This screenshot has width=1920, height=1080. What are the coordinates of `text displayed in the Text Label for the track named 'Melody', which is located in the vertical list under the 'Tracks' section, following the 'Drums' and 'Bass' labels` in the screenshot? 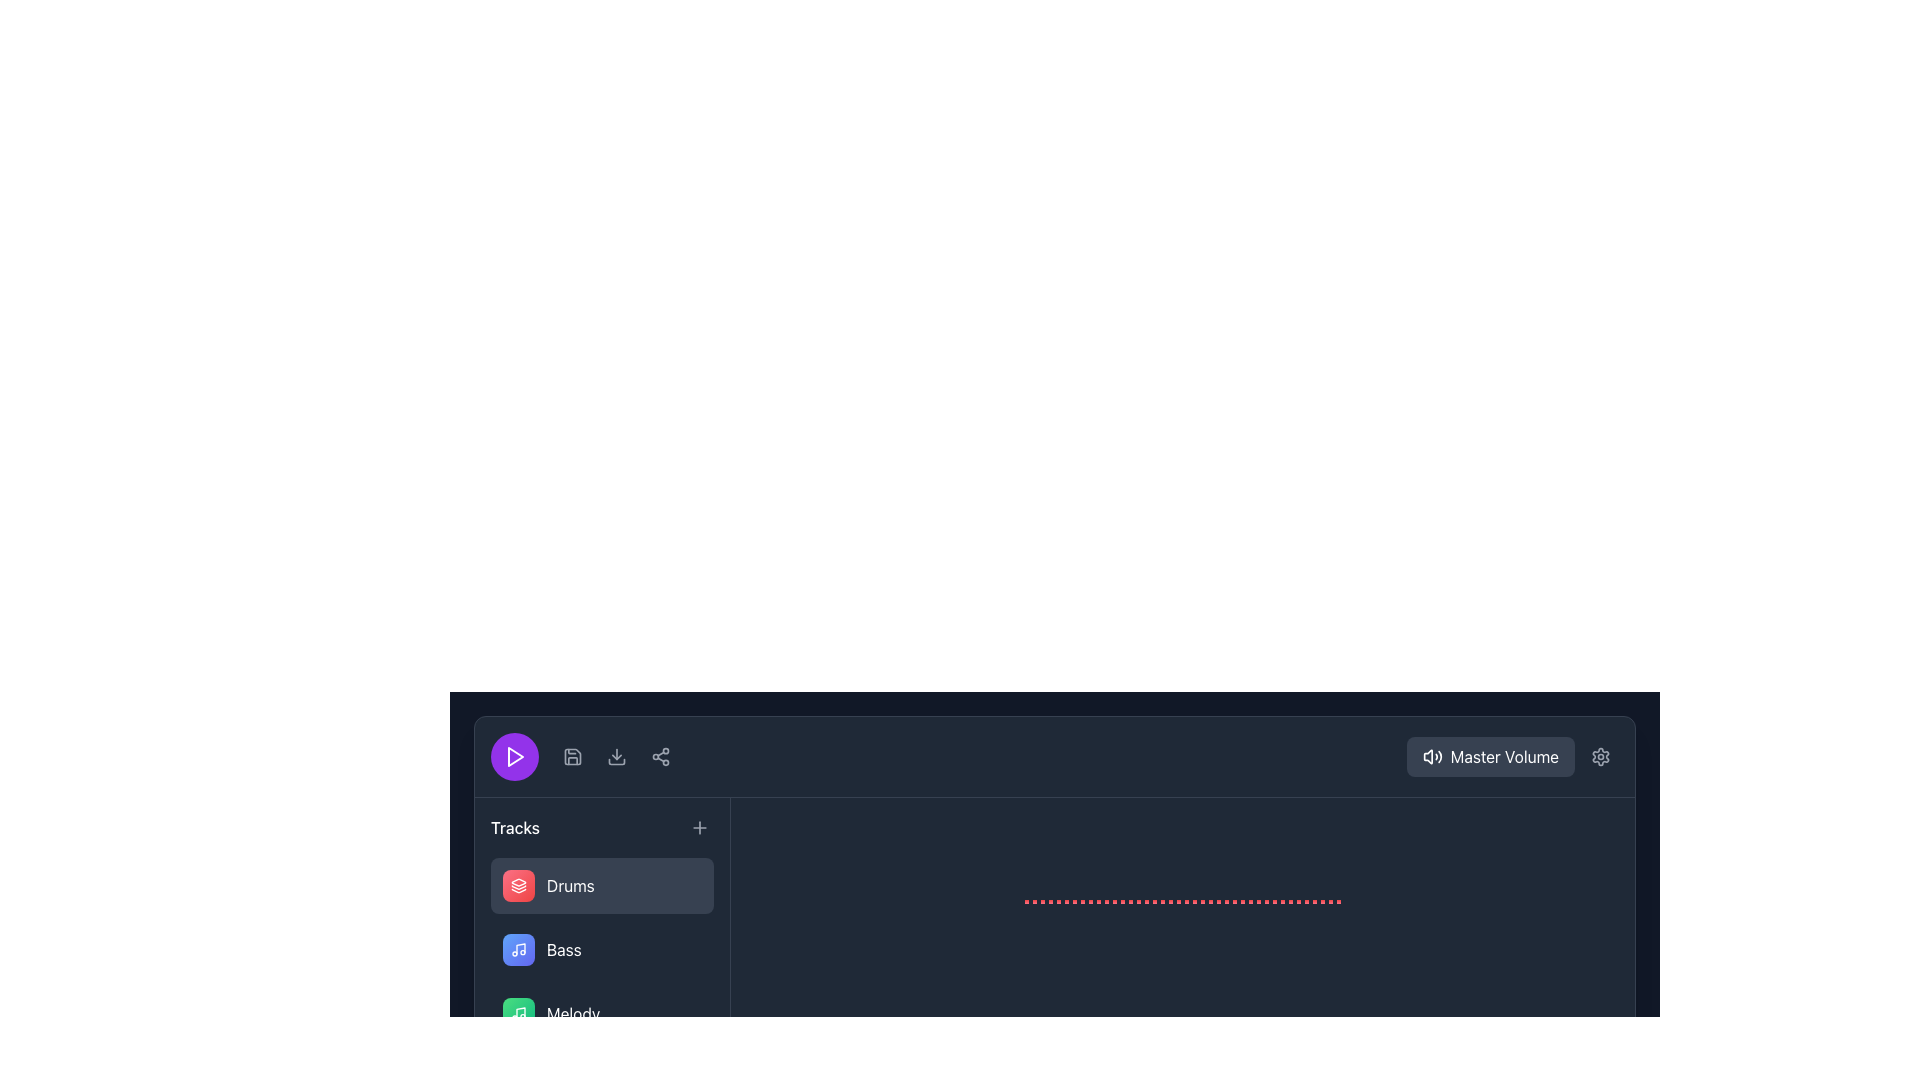 It's located at (572, 1014).